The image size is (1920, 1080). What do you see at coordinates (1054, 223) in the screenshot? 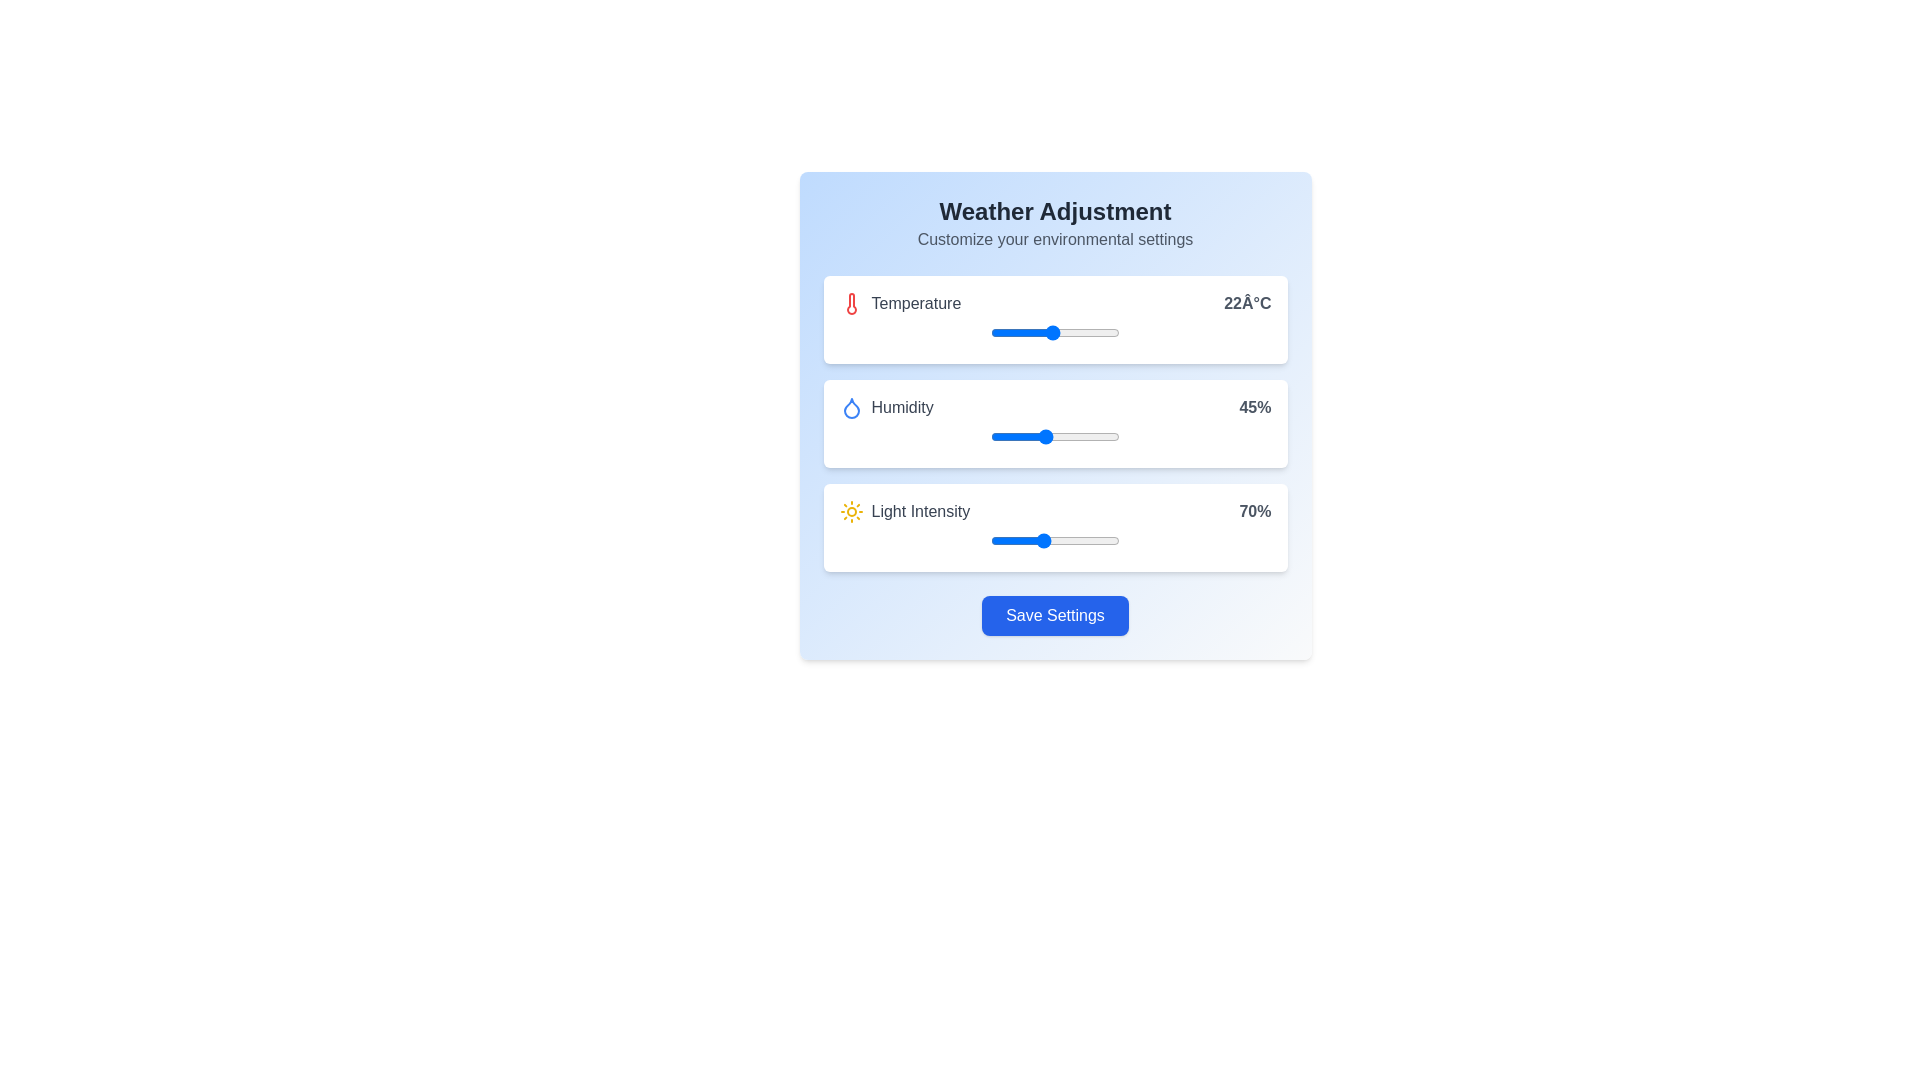
I see `text of the Header element titled 'Weather Adjustment', which contains the subtitle 'Customize your environmental settings'` at bounding box center [1054, 223].